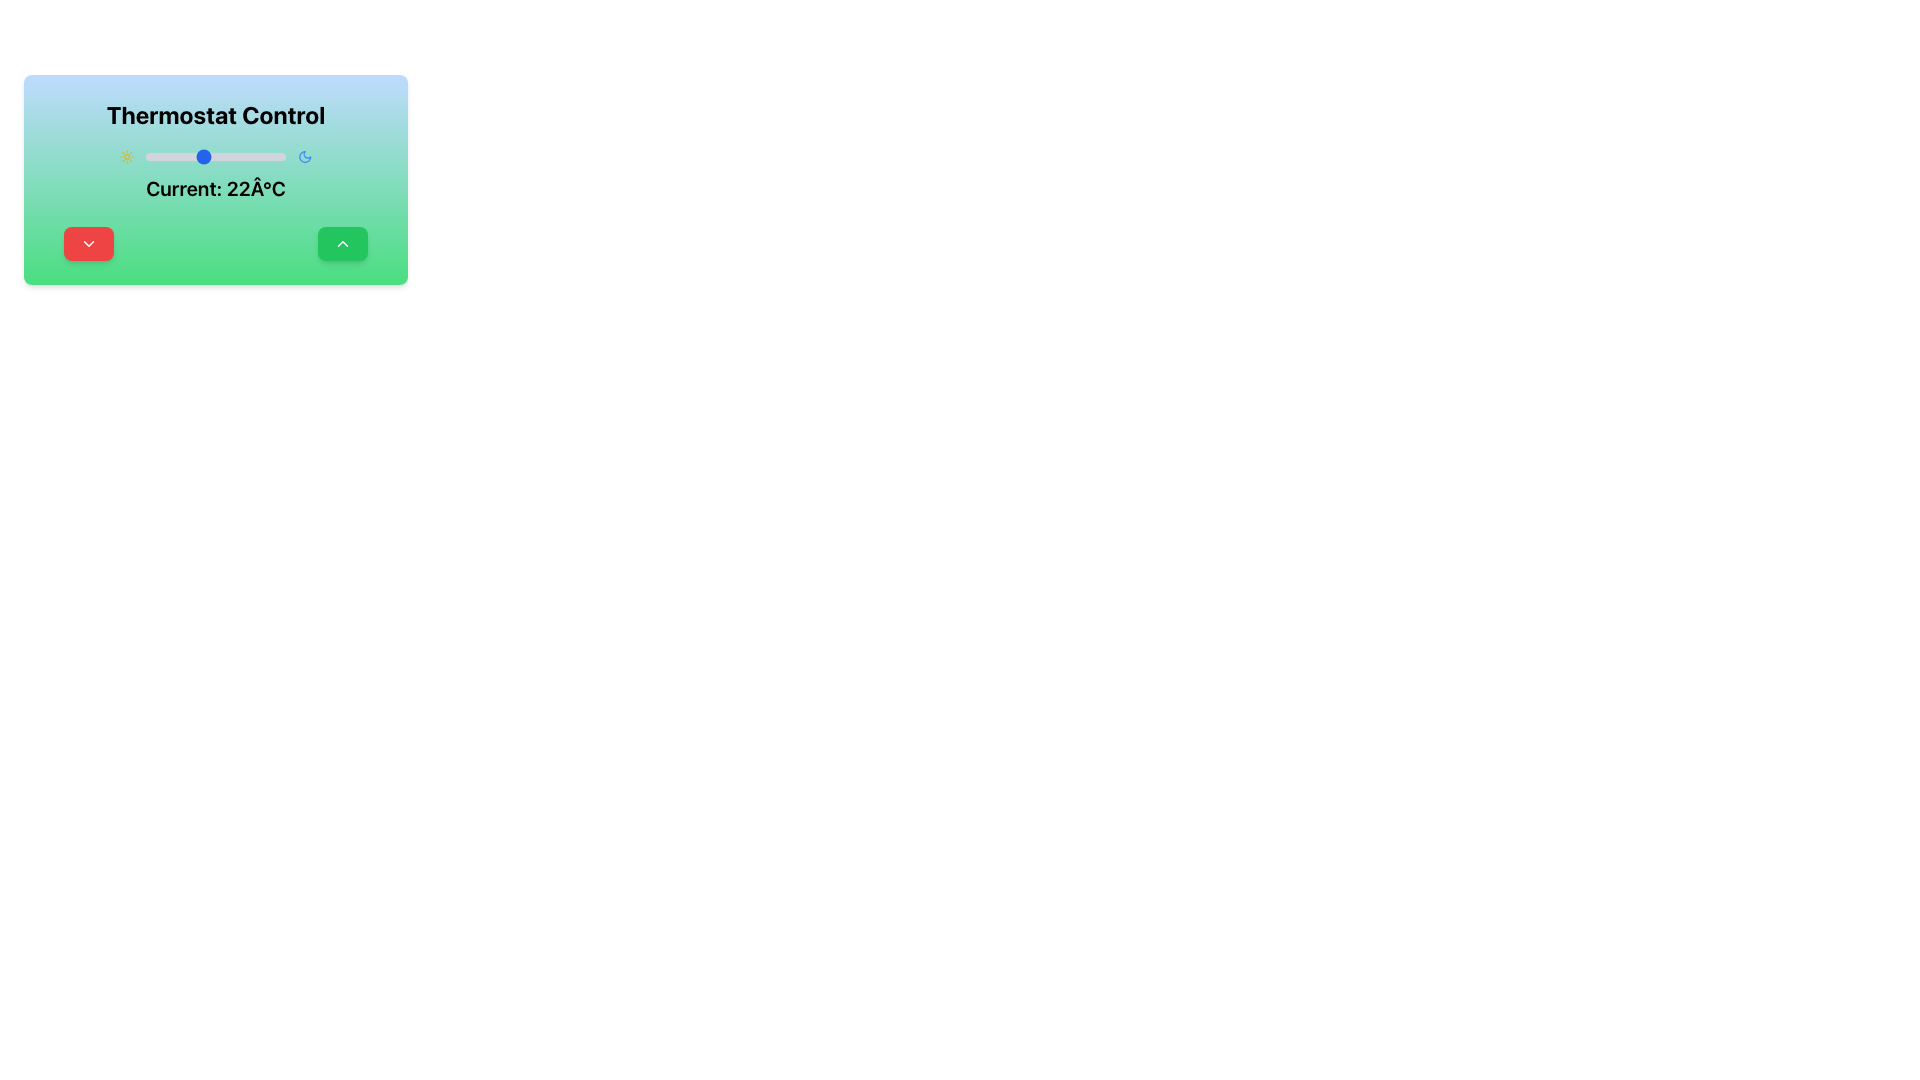 Image resolution: width=1920 pixels, height=1080 pixels. I want to click on thermostat temperature, so click(187, 156).